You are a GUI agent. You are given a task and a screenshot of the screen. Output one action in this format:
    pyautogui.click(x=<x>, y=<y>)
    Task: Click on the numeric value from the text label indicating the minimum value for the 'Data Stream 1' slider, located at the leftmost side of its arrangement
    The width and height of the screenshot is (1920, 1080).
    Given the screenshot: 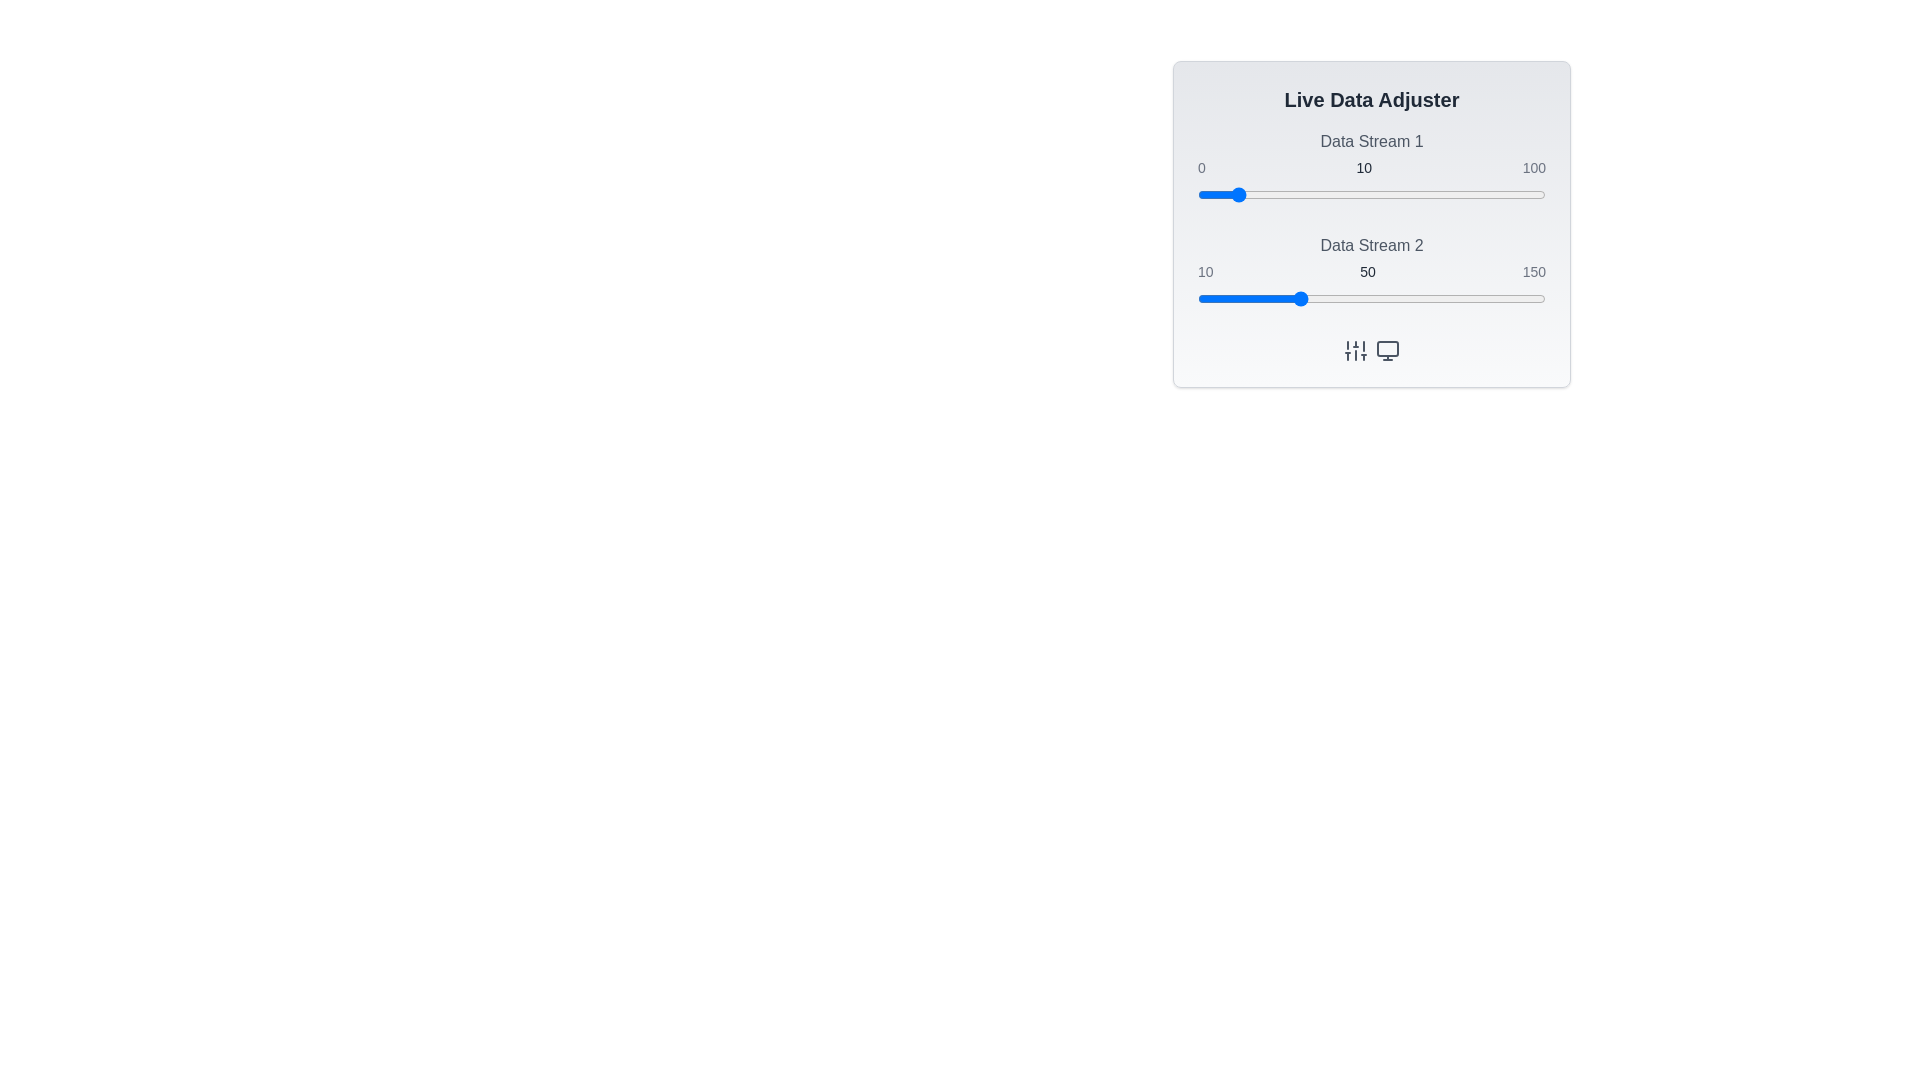 What is the action you would take?
    pyautogui.click(x=1200, y=167)
    